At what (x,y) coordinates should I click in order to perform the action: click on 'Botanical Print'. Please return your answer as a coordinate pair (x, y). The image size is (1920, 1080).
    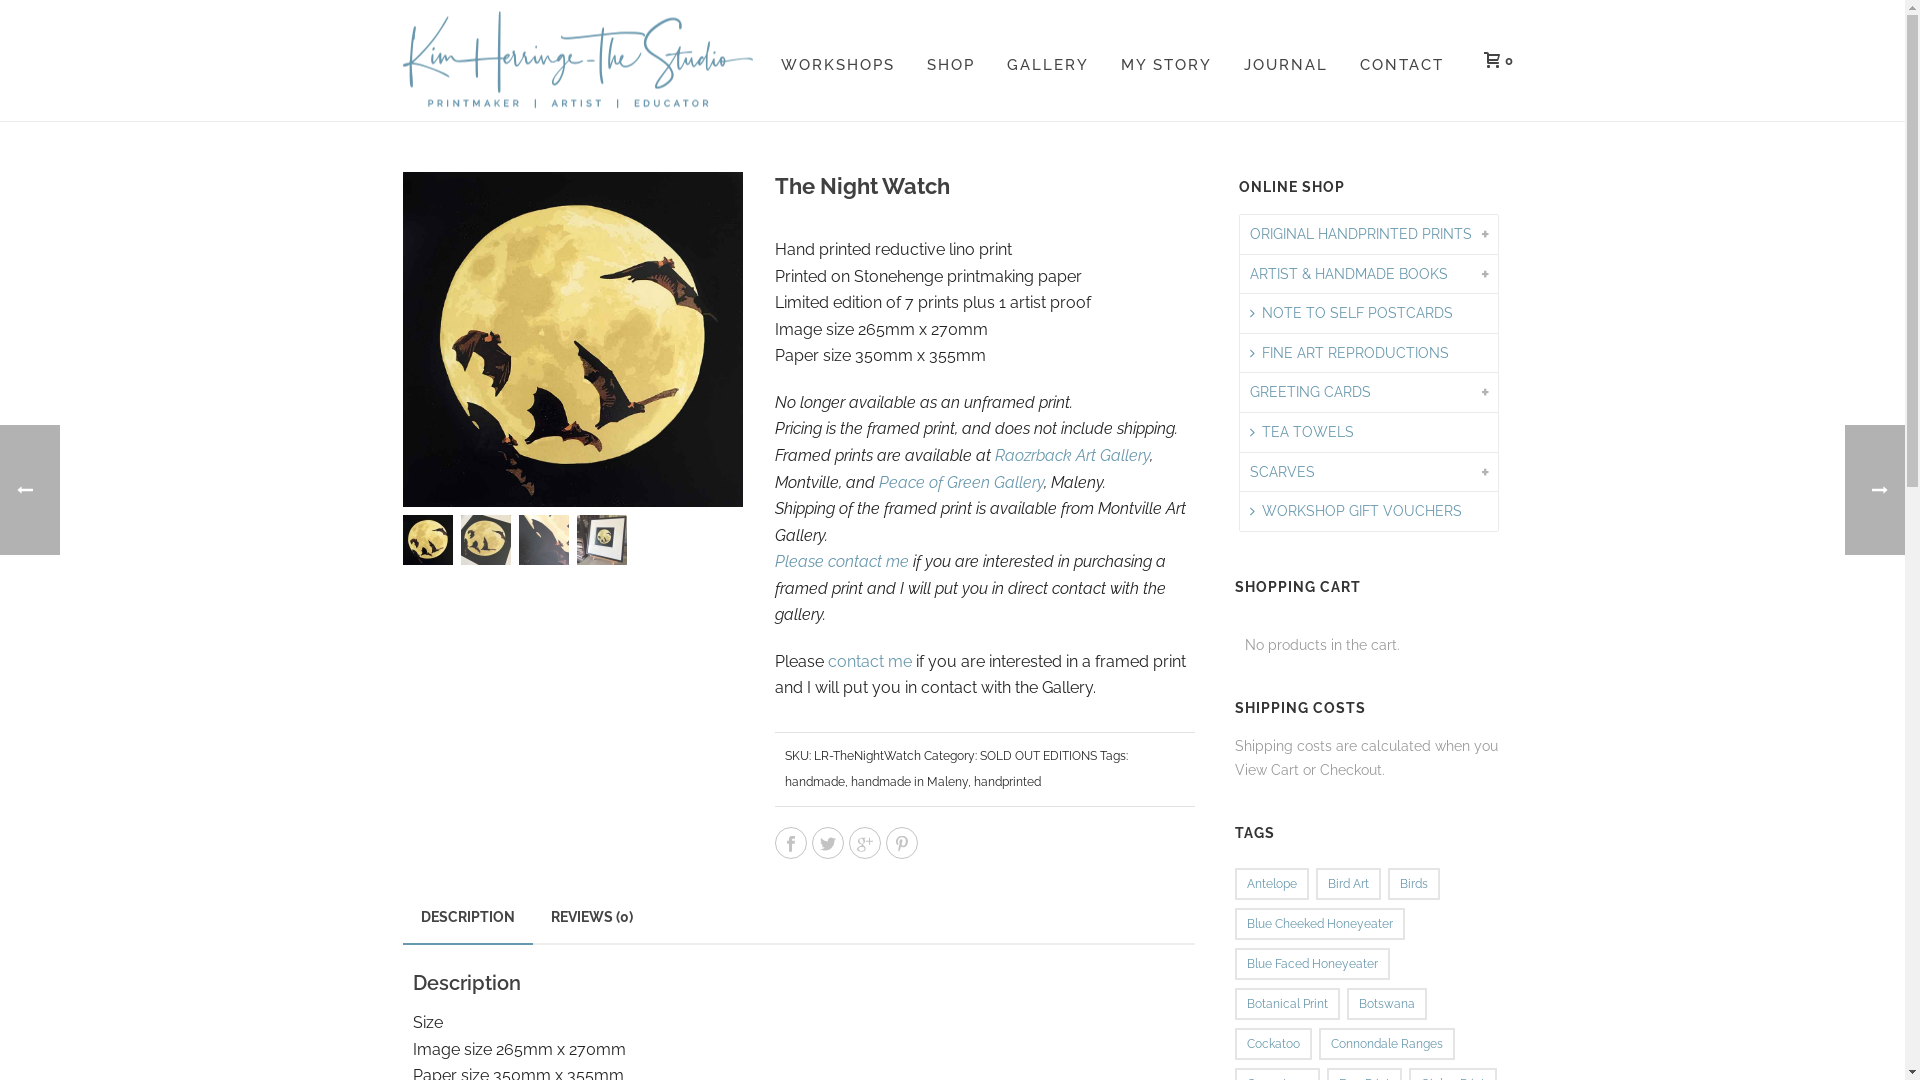
    Looking at the image, I should click on (1287, 1003).